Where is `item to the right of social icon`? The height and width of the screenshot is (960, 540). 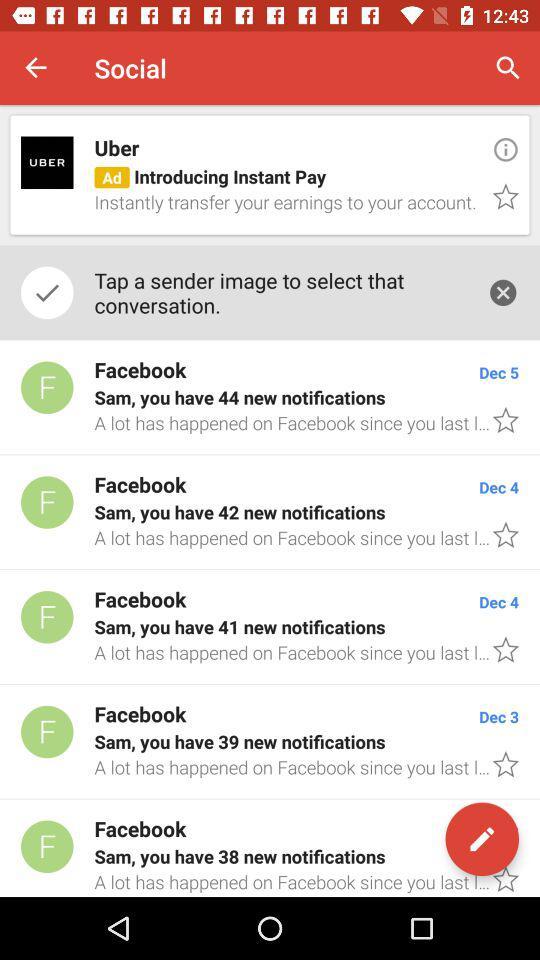
item to the right of social icon is located at coordinates (508, 68).